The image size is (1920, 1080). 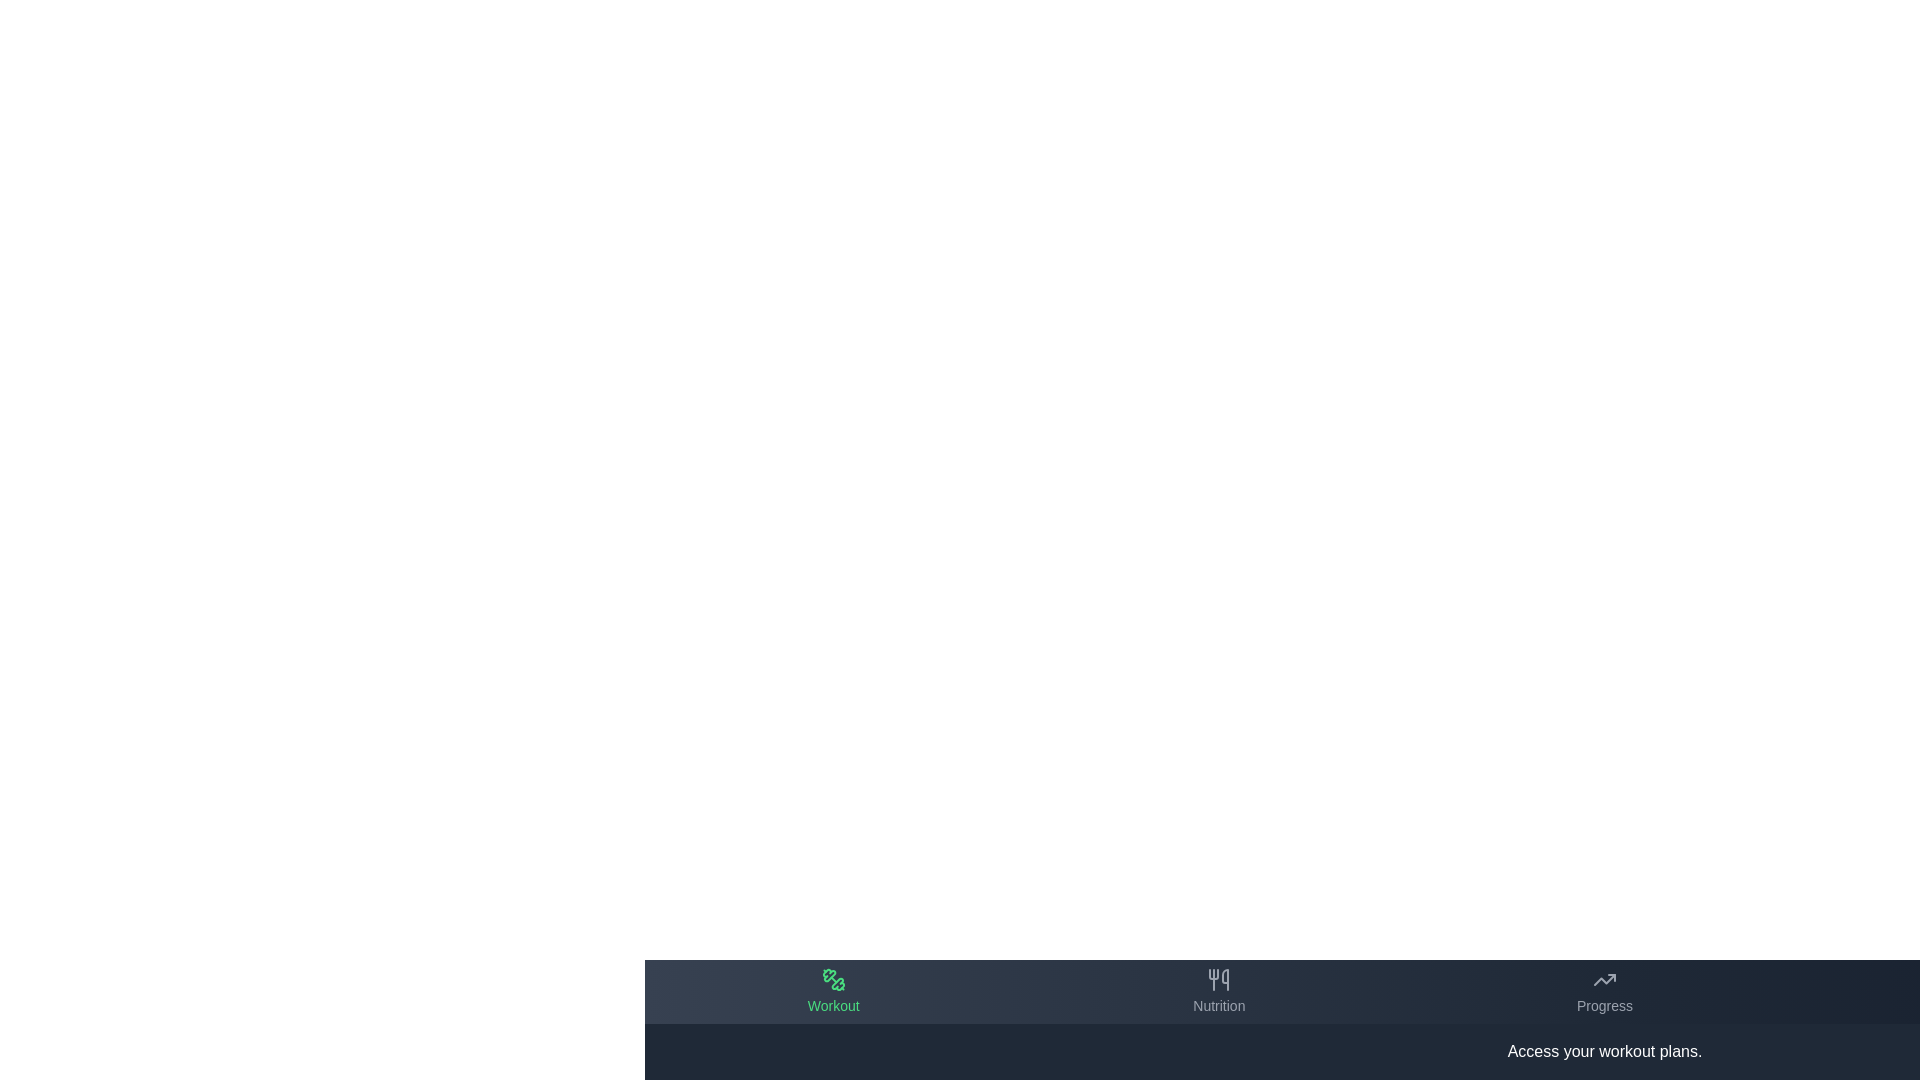 What do you see at coordinates (1218, 991) in the screenshot?
I see `the tab labeled Nutrition in the bottom navigation bar` at bounding box center [1218, 991].